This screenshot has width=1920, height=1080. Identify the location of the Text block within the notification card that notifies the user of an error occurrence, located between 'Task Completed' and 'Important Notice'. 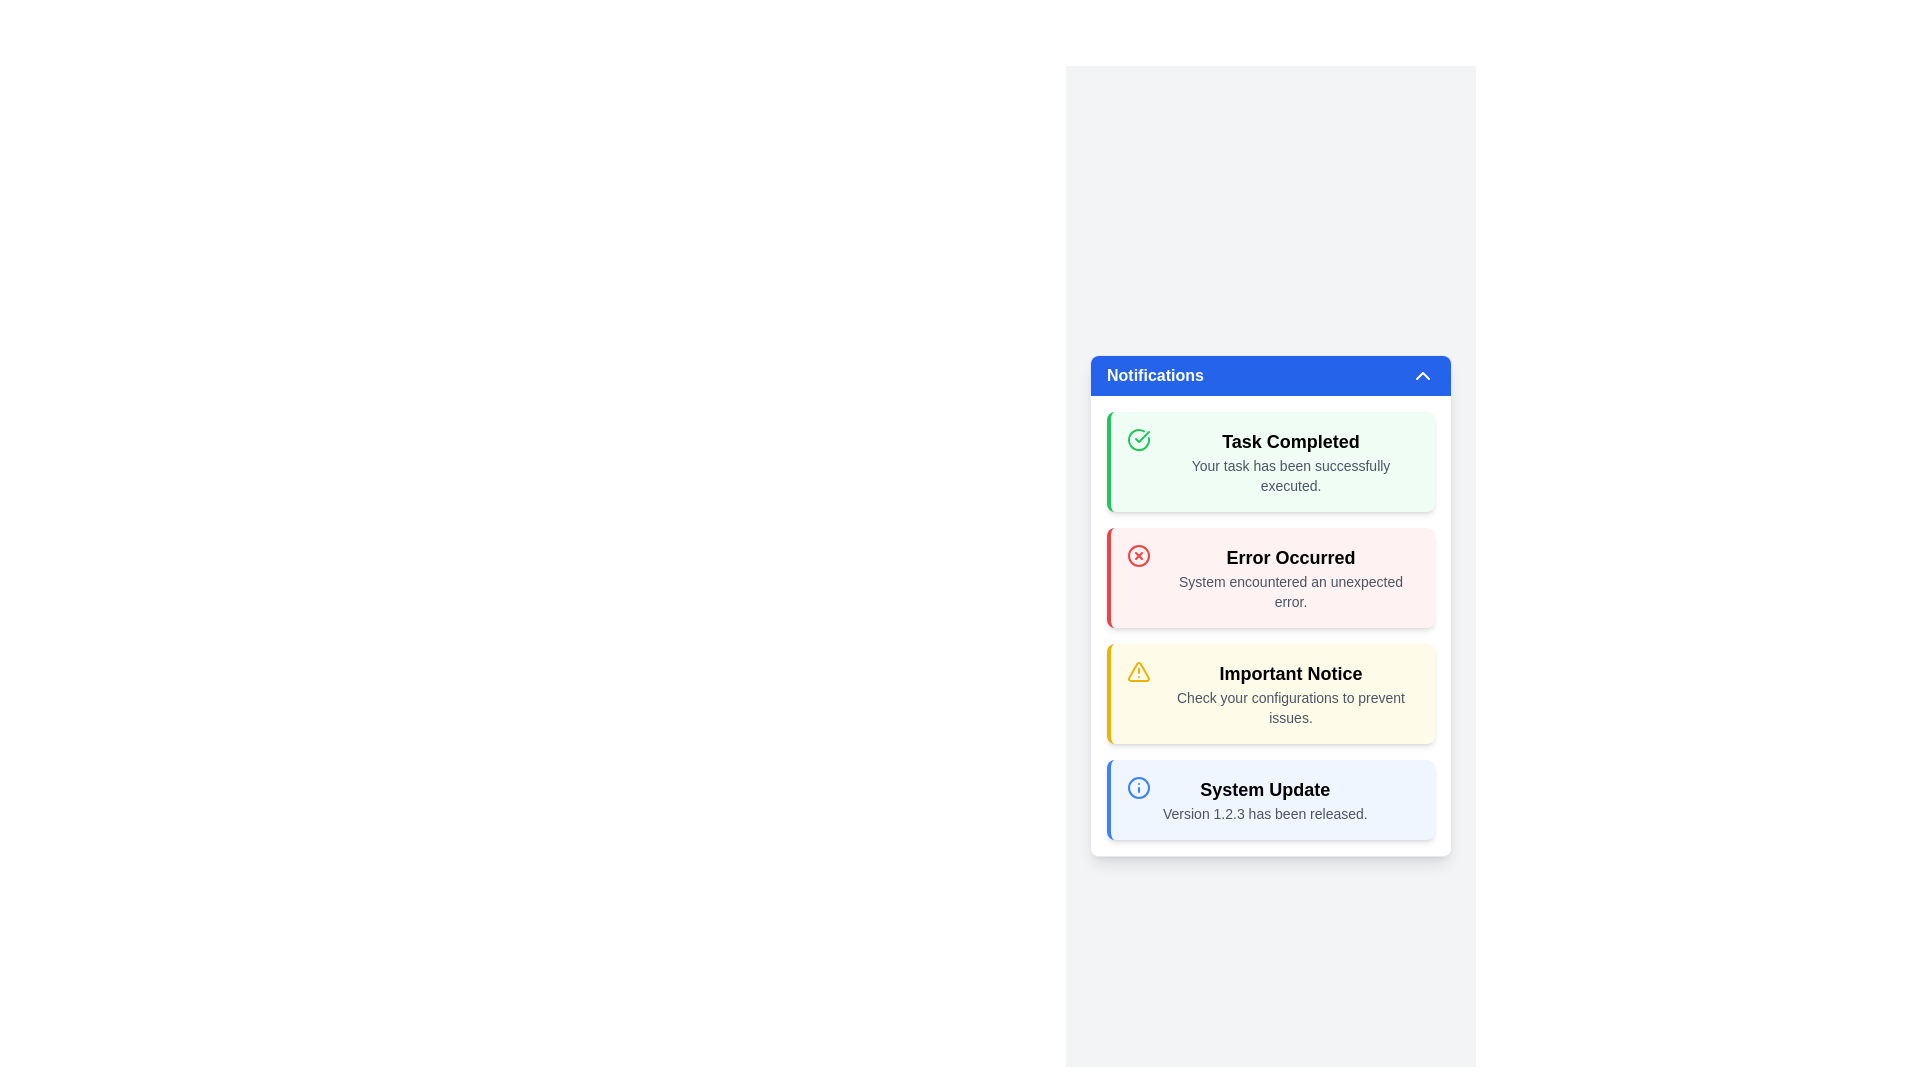
(1291, 578).